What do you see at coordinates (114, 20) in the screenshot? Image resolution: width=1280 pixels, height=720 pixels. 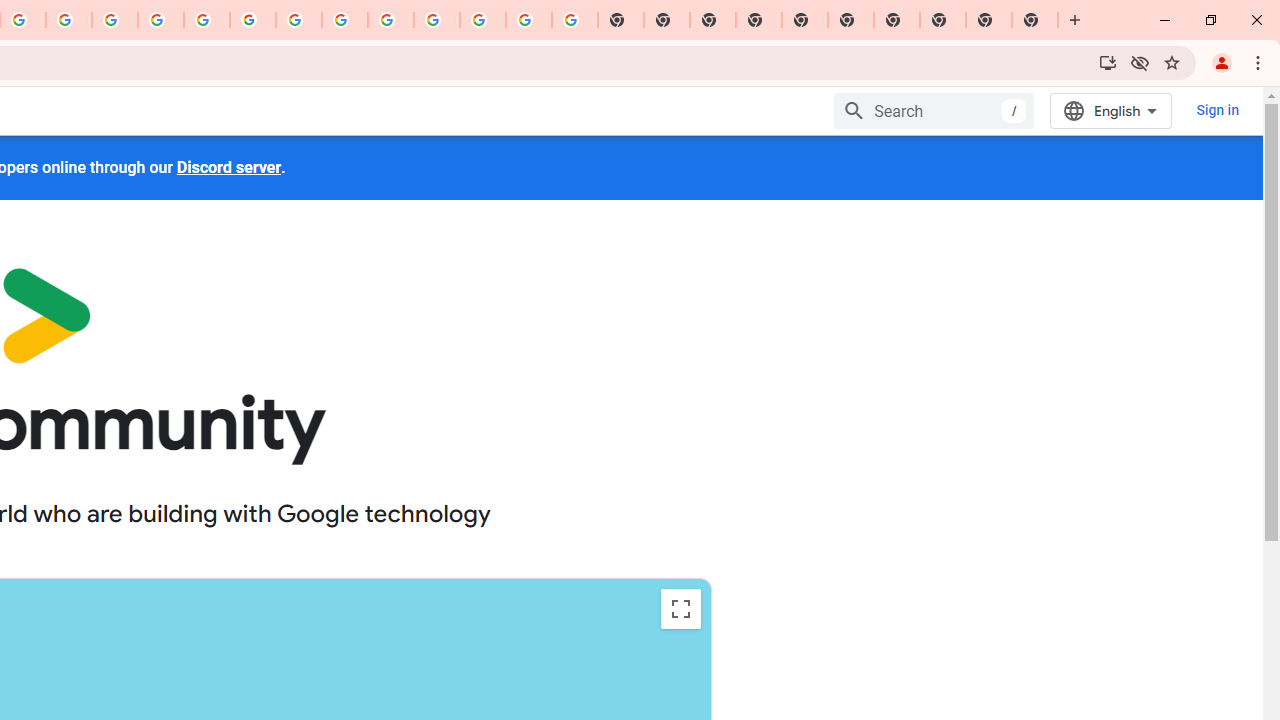 I see `'Privacy Help Center - Policies Help'` at bounding box center [114, 20].